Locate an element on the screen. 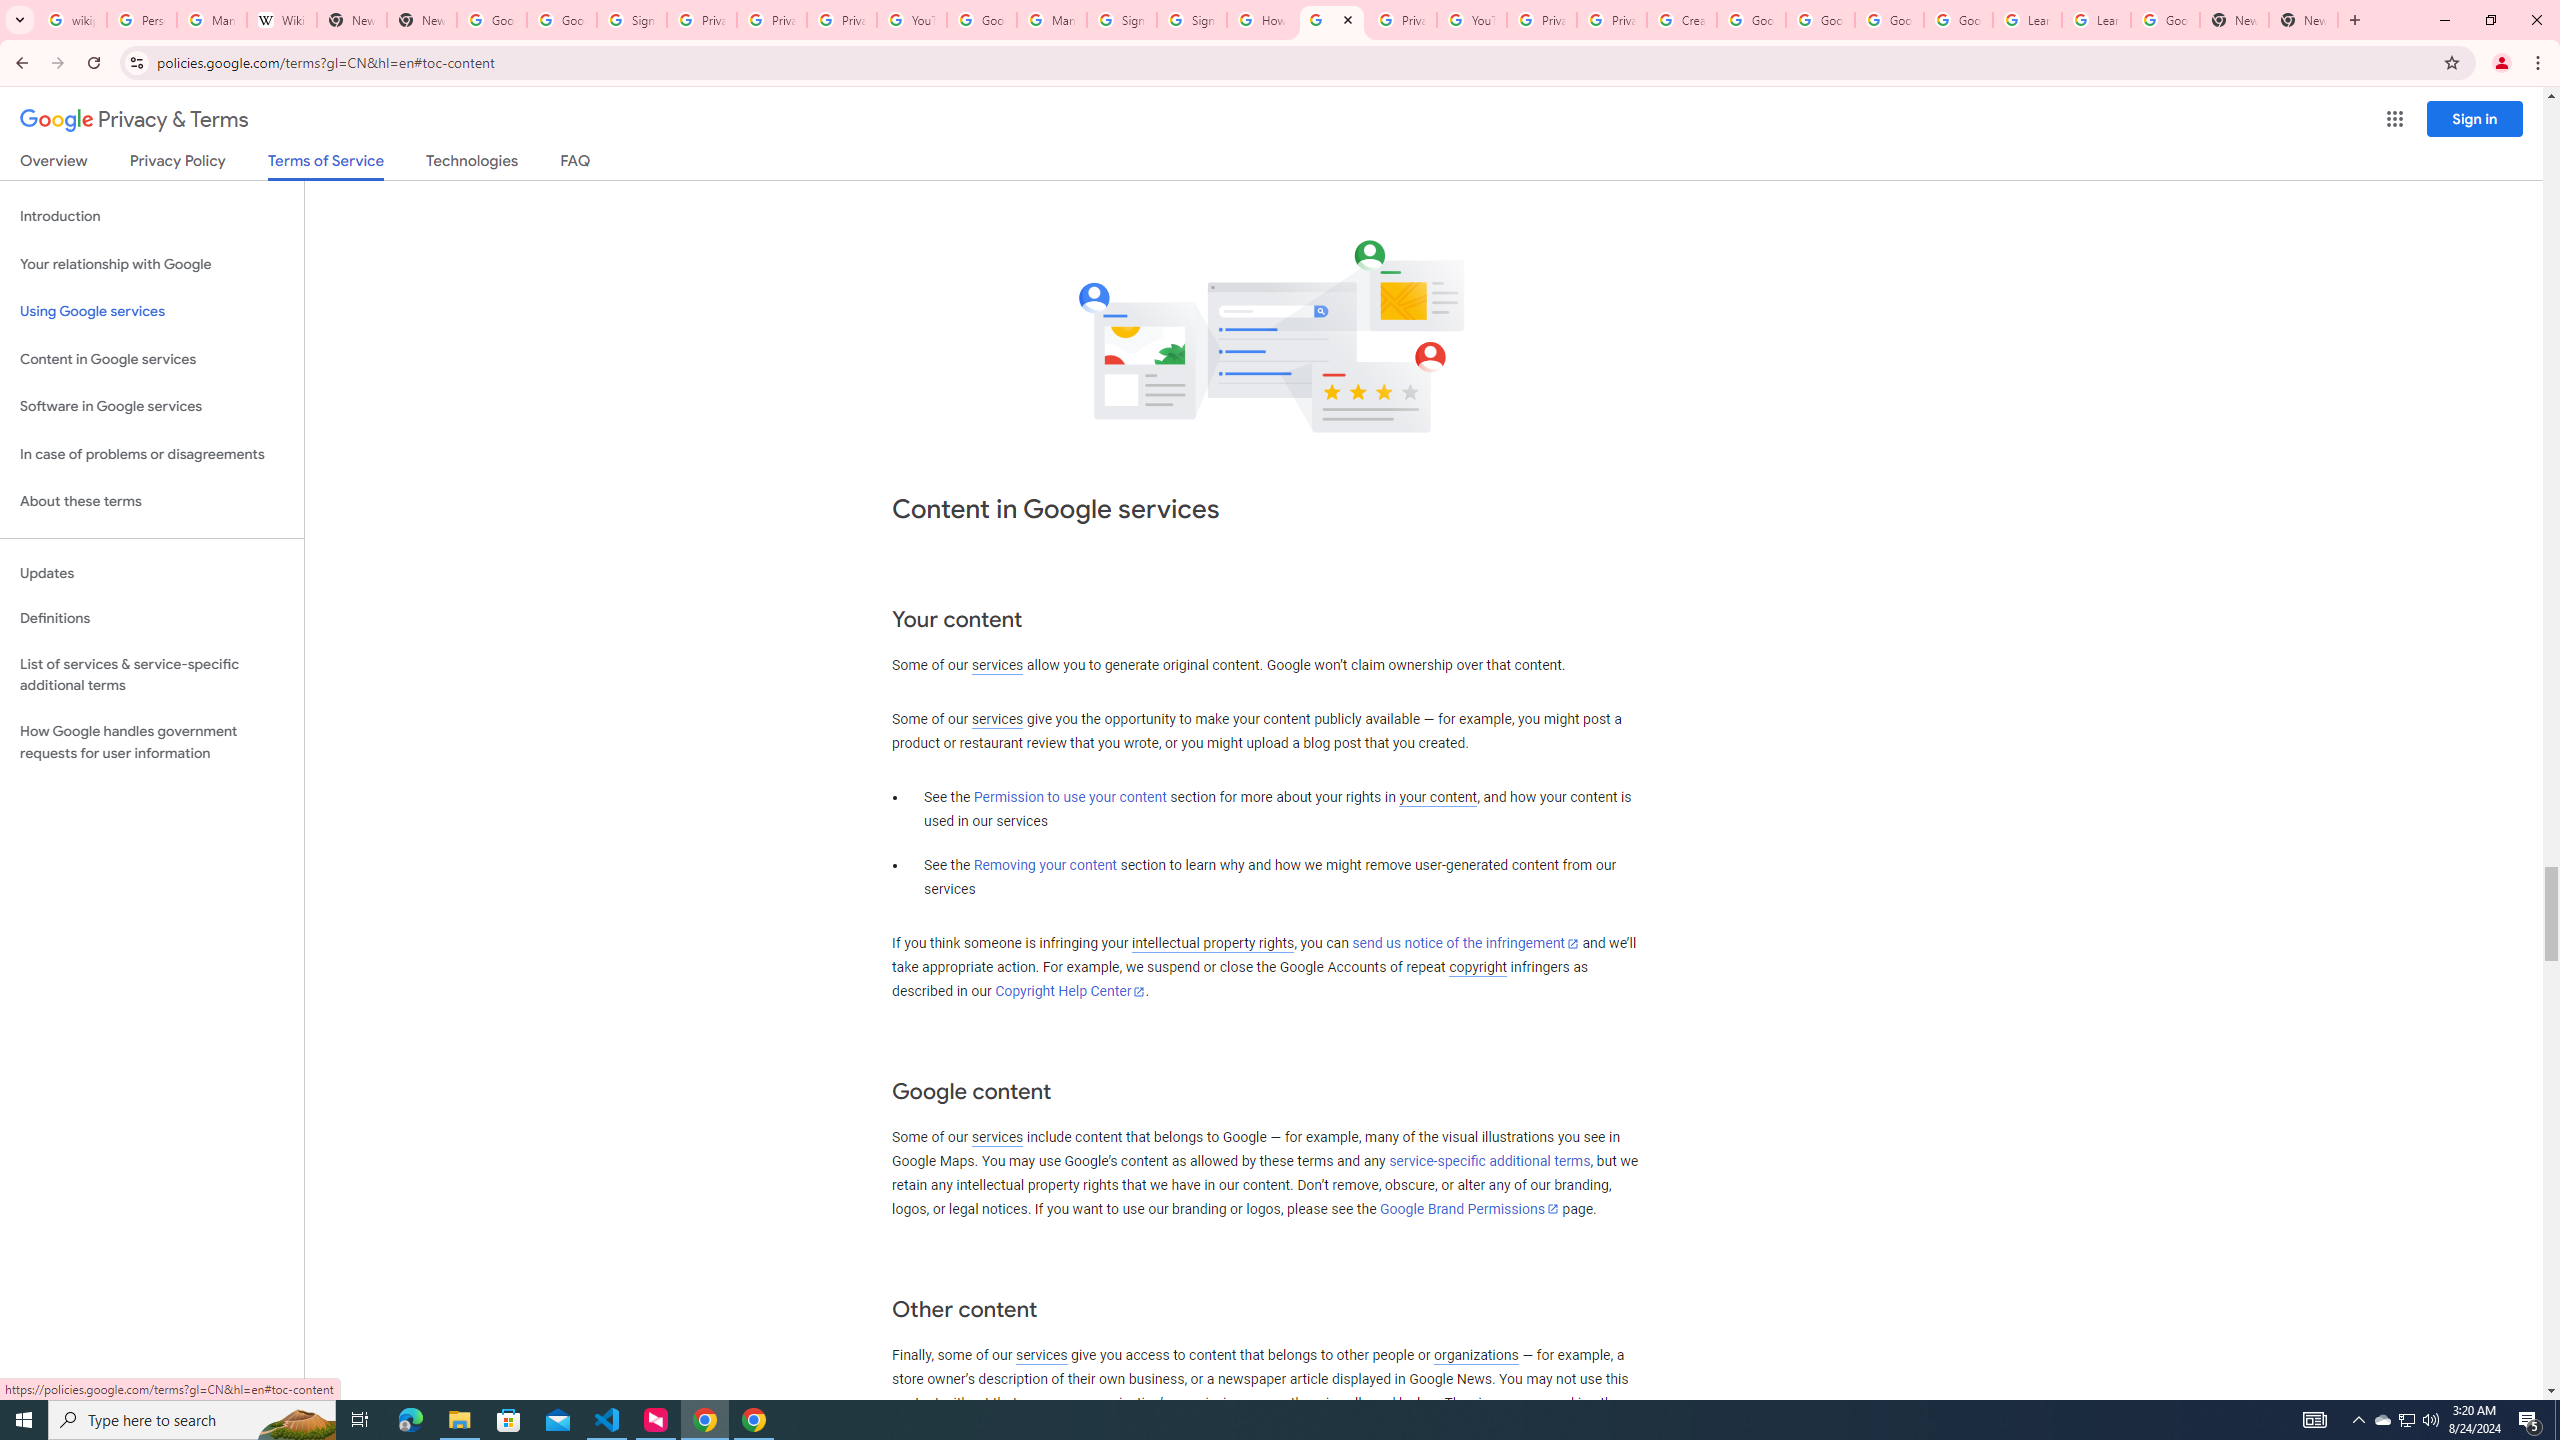  'Using Google services' is located at coordinates (151, 310).